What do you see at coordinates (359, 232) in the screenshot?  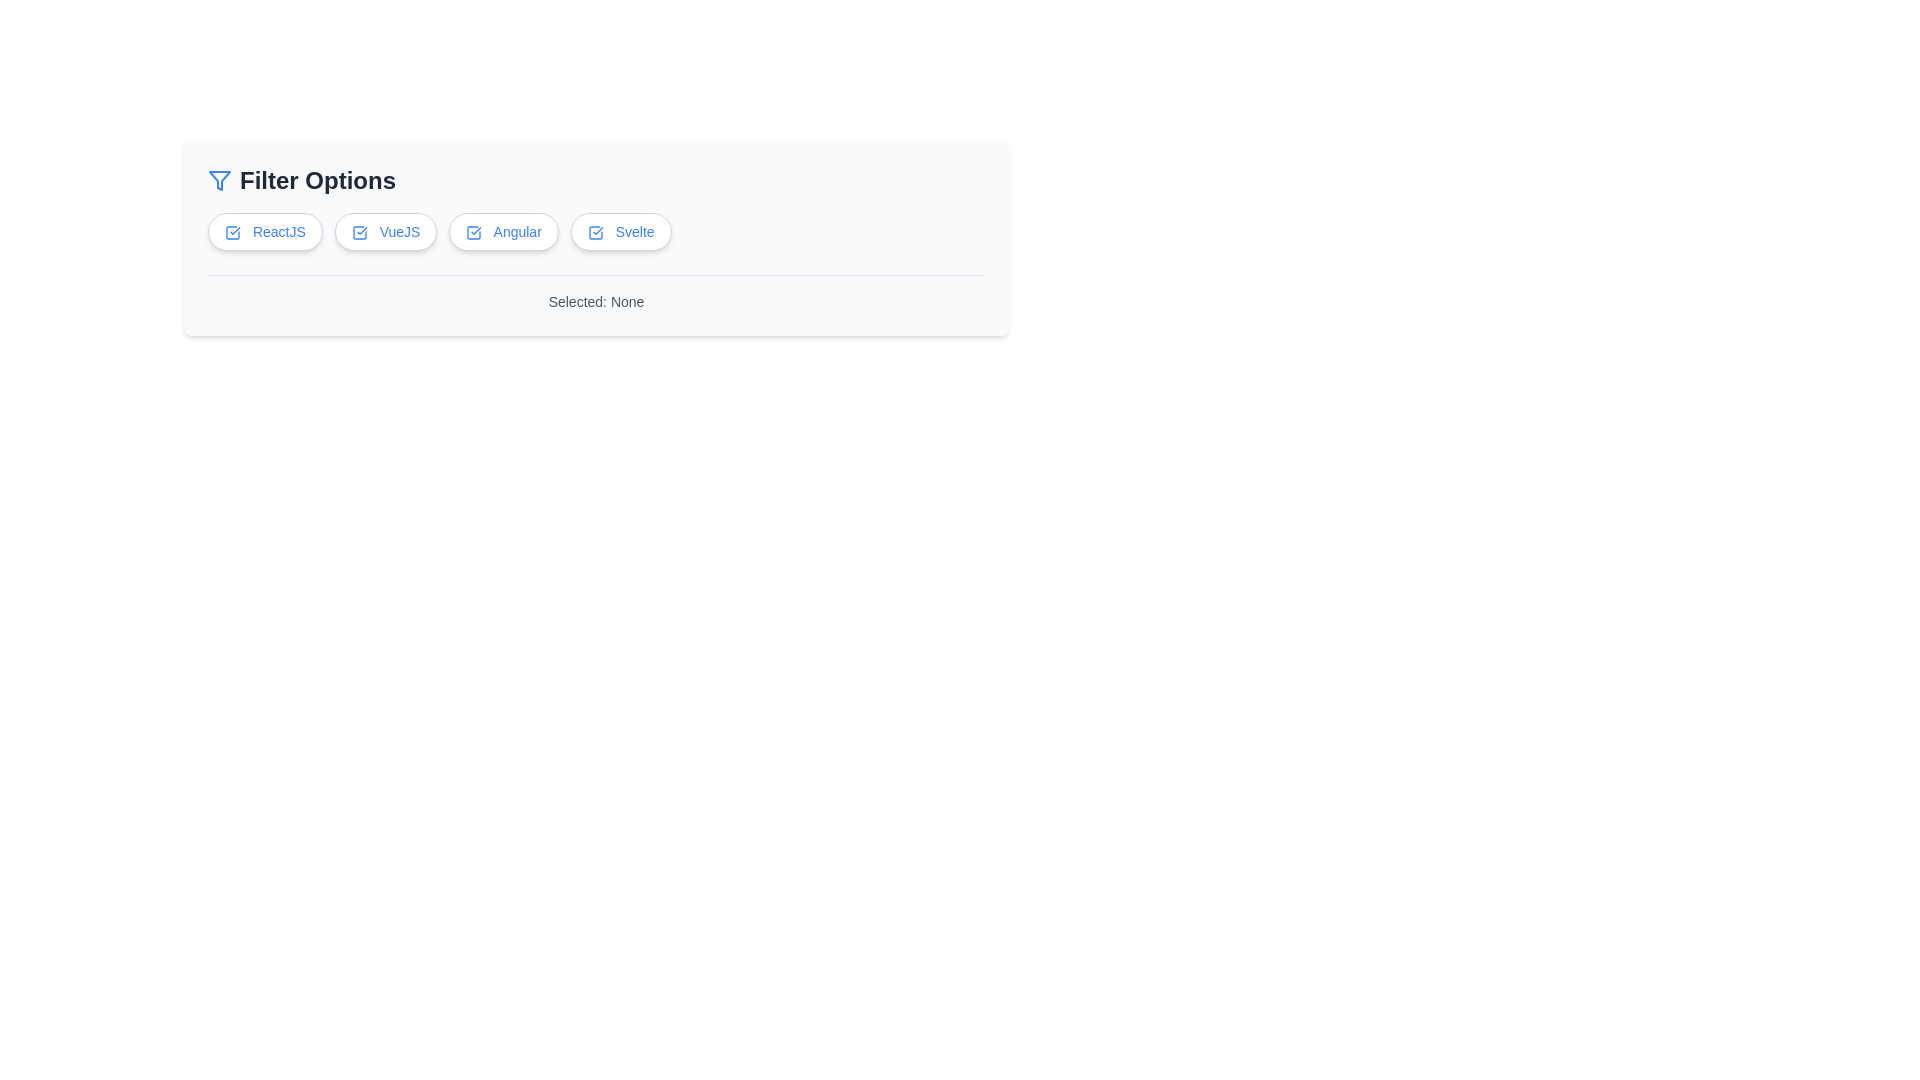 I see `the 'VueJS' button by clicking on the icon that indicates the selection state, which is positioned to the left of the text 'VueJS'` at bounding box center [359, 232].